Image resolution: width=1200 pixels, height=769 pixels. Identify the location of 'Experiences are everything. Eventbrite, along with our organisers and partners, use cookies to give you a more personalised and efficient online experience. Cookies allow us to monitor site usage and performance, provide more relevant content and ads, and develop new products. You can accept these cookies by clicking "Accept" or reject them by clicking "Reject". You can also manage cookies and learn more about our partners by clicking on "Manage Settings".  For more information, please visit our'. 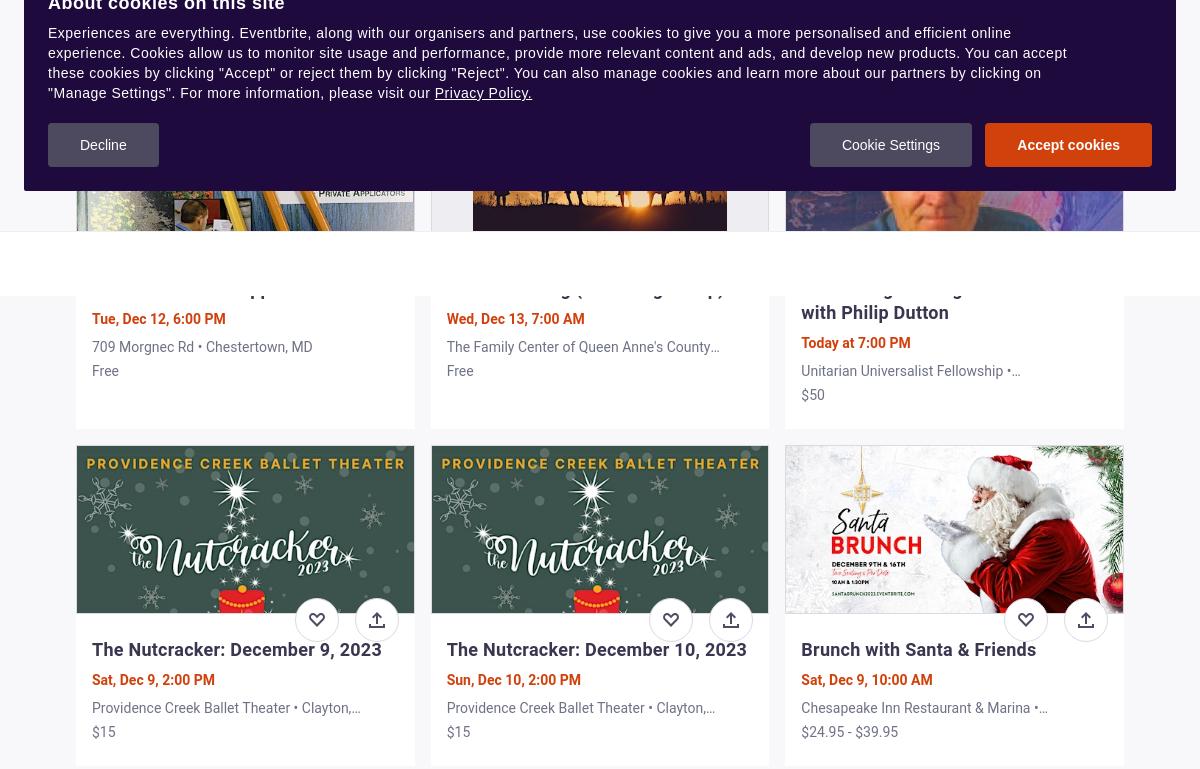
(556, 61).